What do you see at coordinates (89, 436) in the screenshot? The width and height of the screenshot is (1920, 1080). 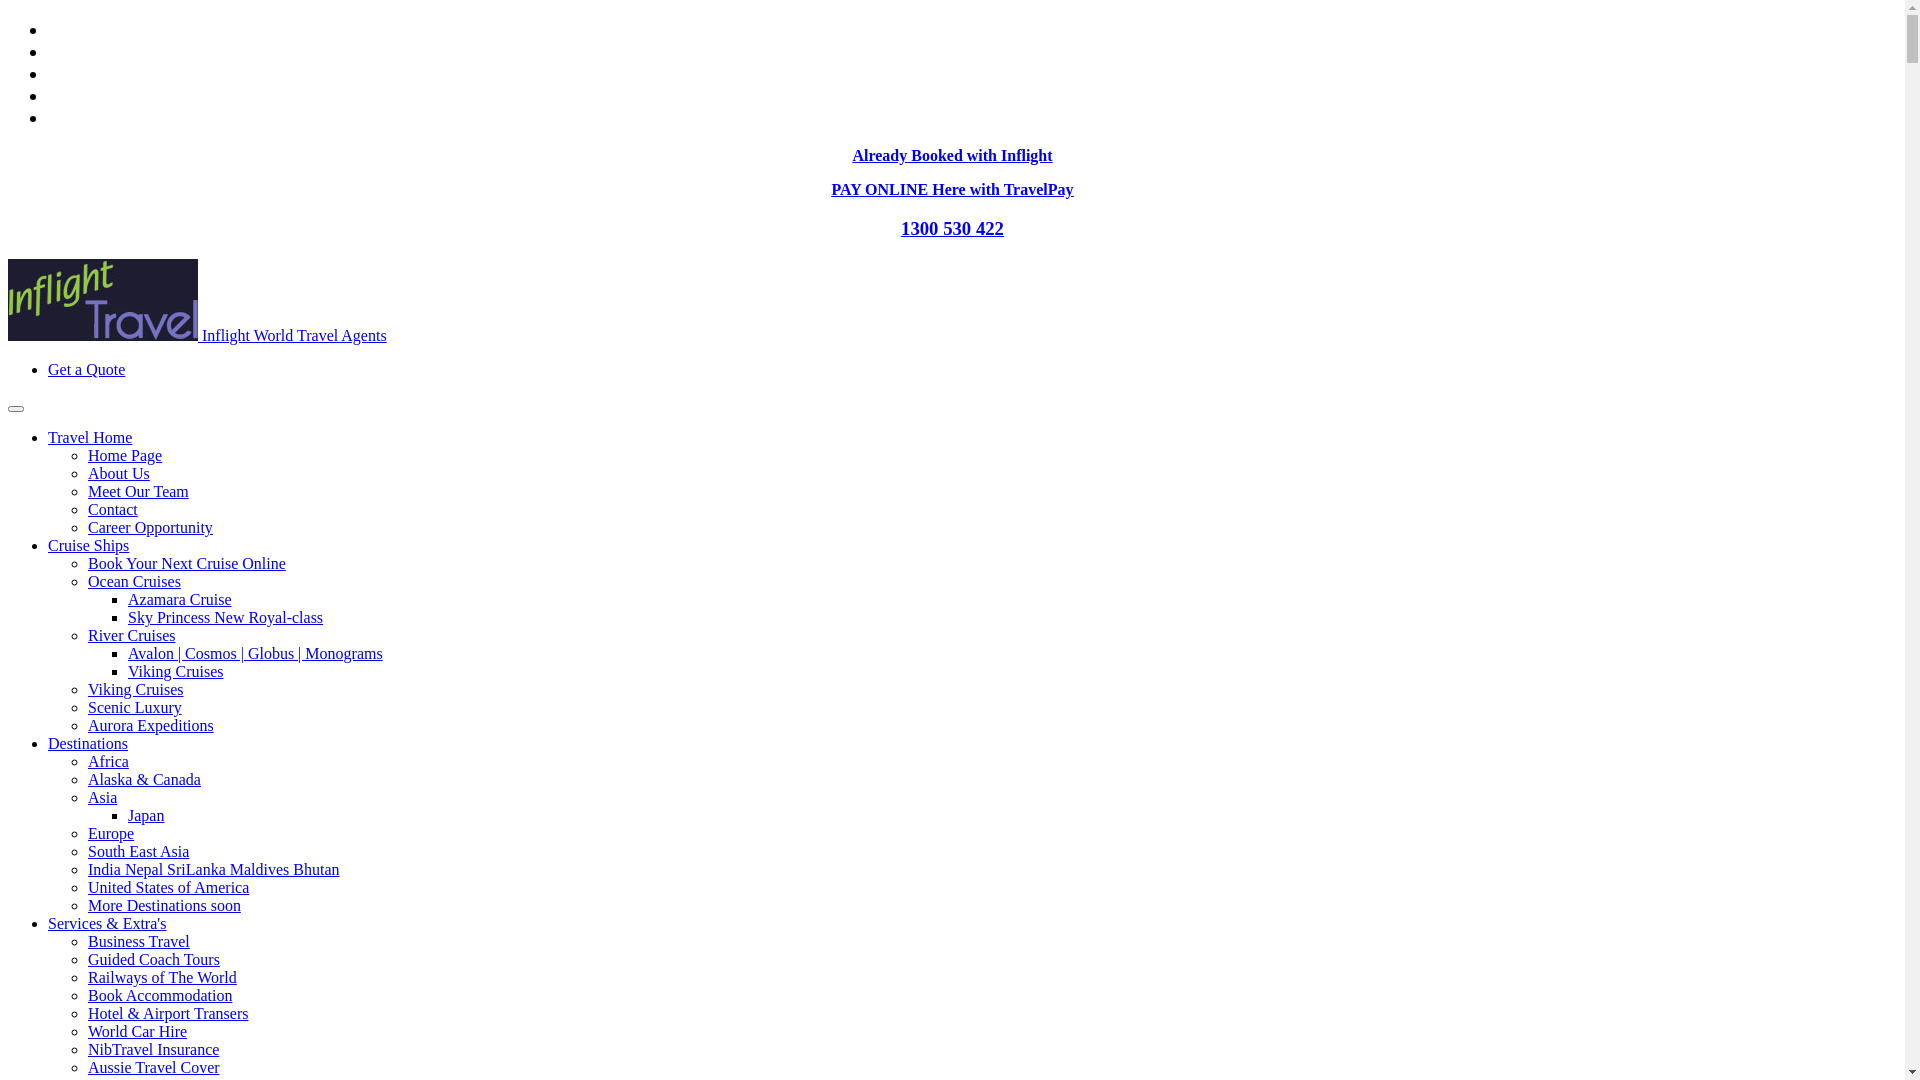 I see `'Travel Home'` at bounding box center [89, 436].